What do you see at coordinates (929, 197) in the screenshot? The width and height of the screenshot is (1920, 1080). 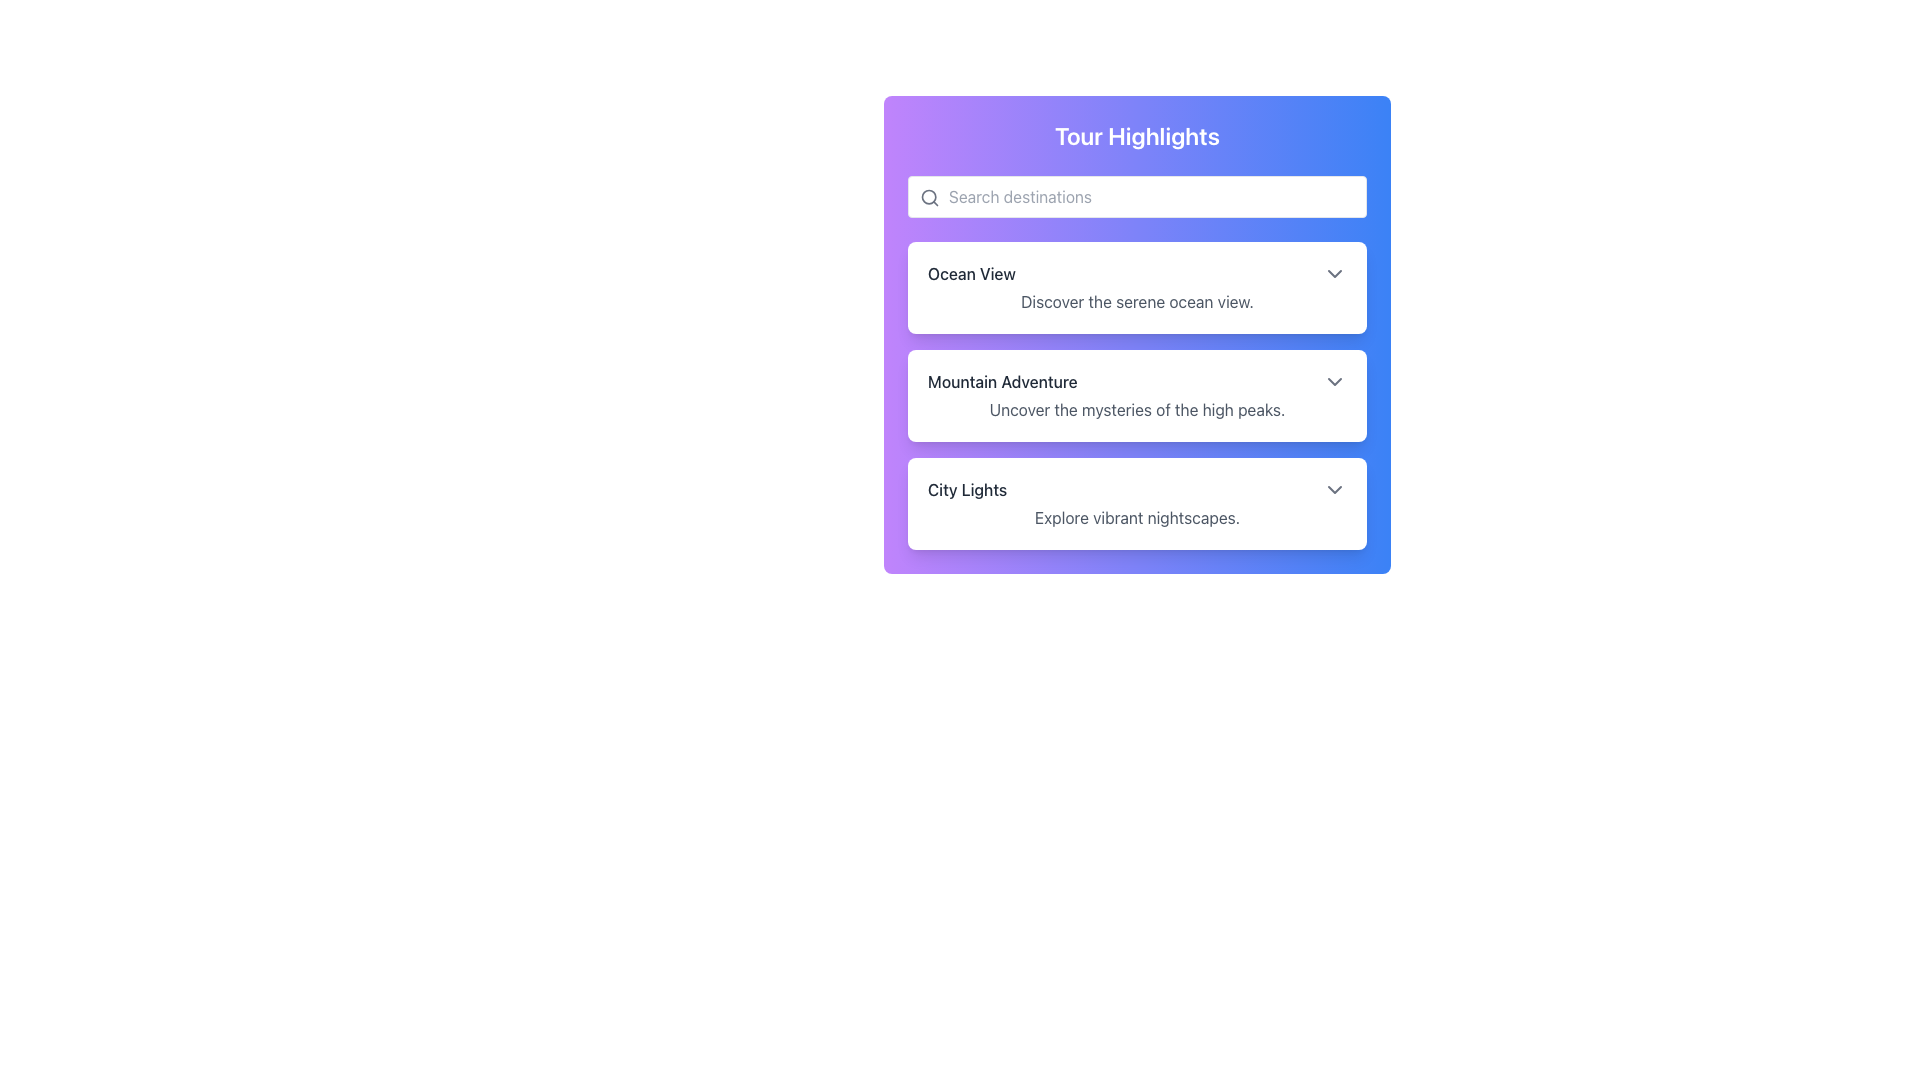 I see `the magnifying glass icon located on the left side of the 'Search destinations' input field` at bounding box center [929, 197].